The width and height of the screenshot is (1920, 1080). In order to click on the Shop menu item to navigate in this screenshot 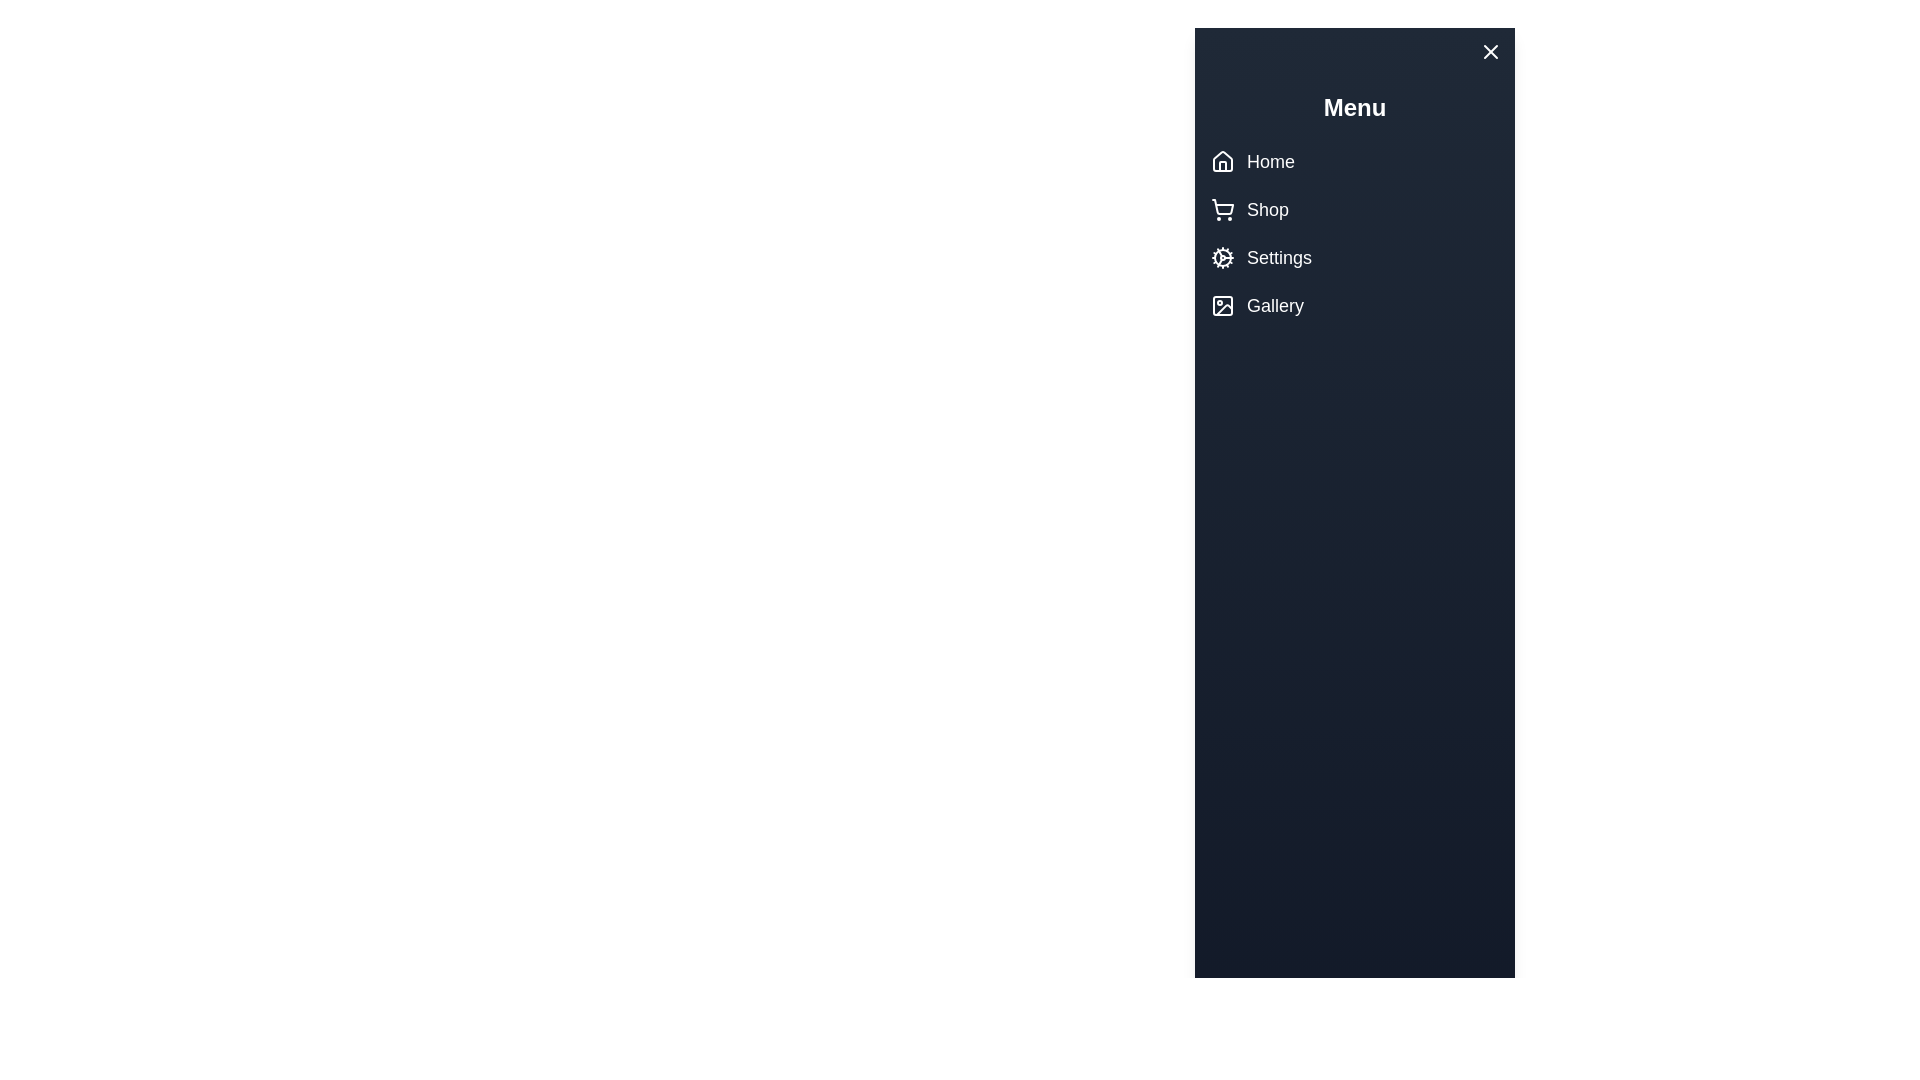, I will do `click(1305, 209)`.